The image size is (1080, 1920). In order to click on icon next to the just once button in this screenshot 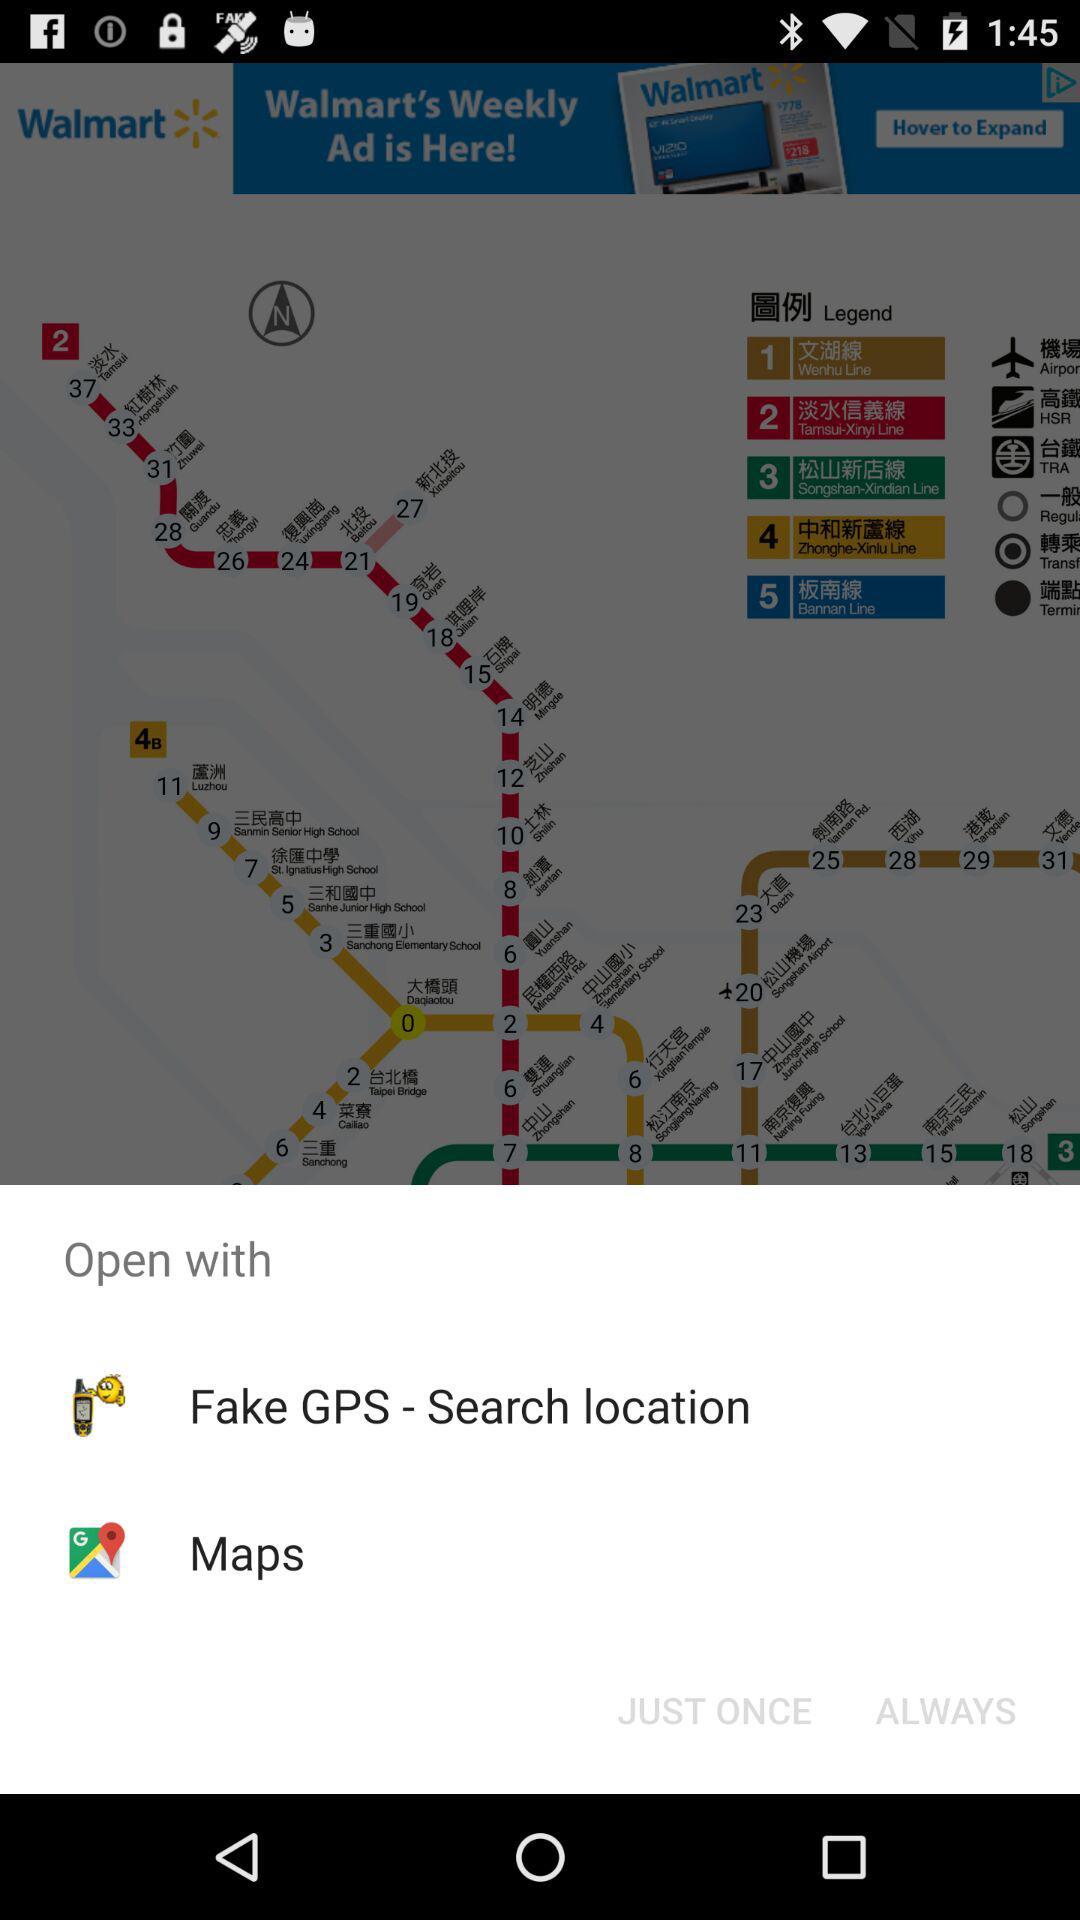, I will do `click(945, 1708)`.